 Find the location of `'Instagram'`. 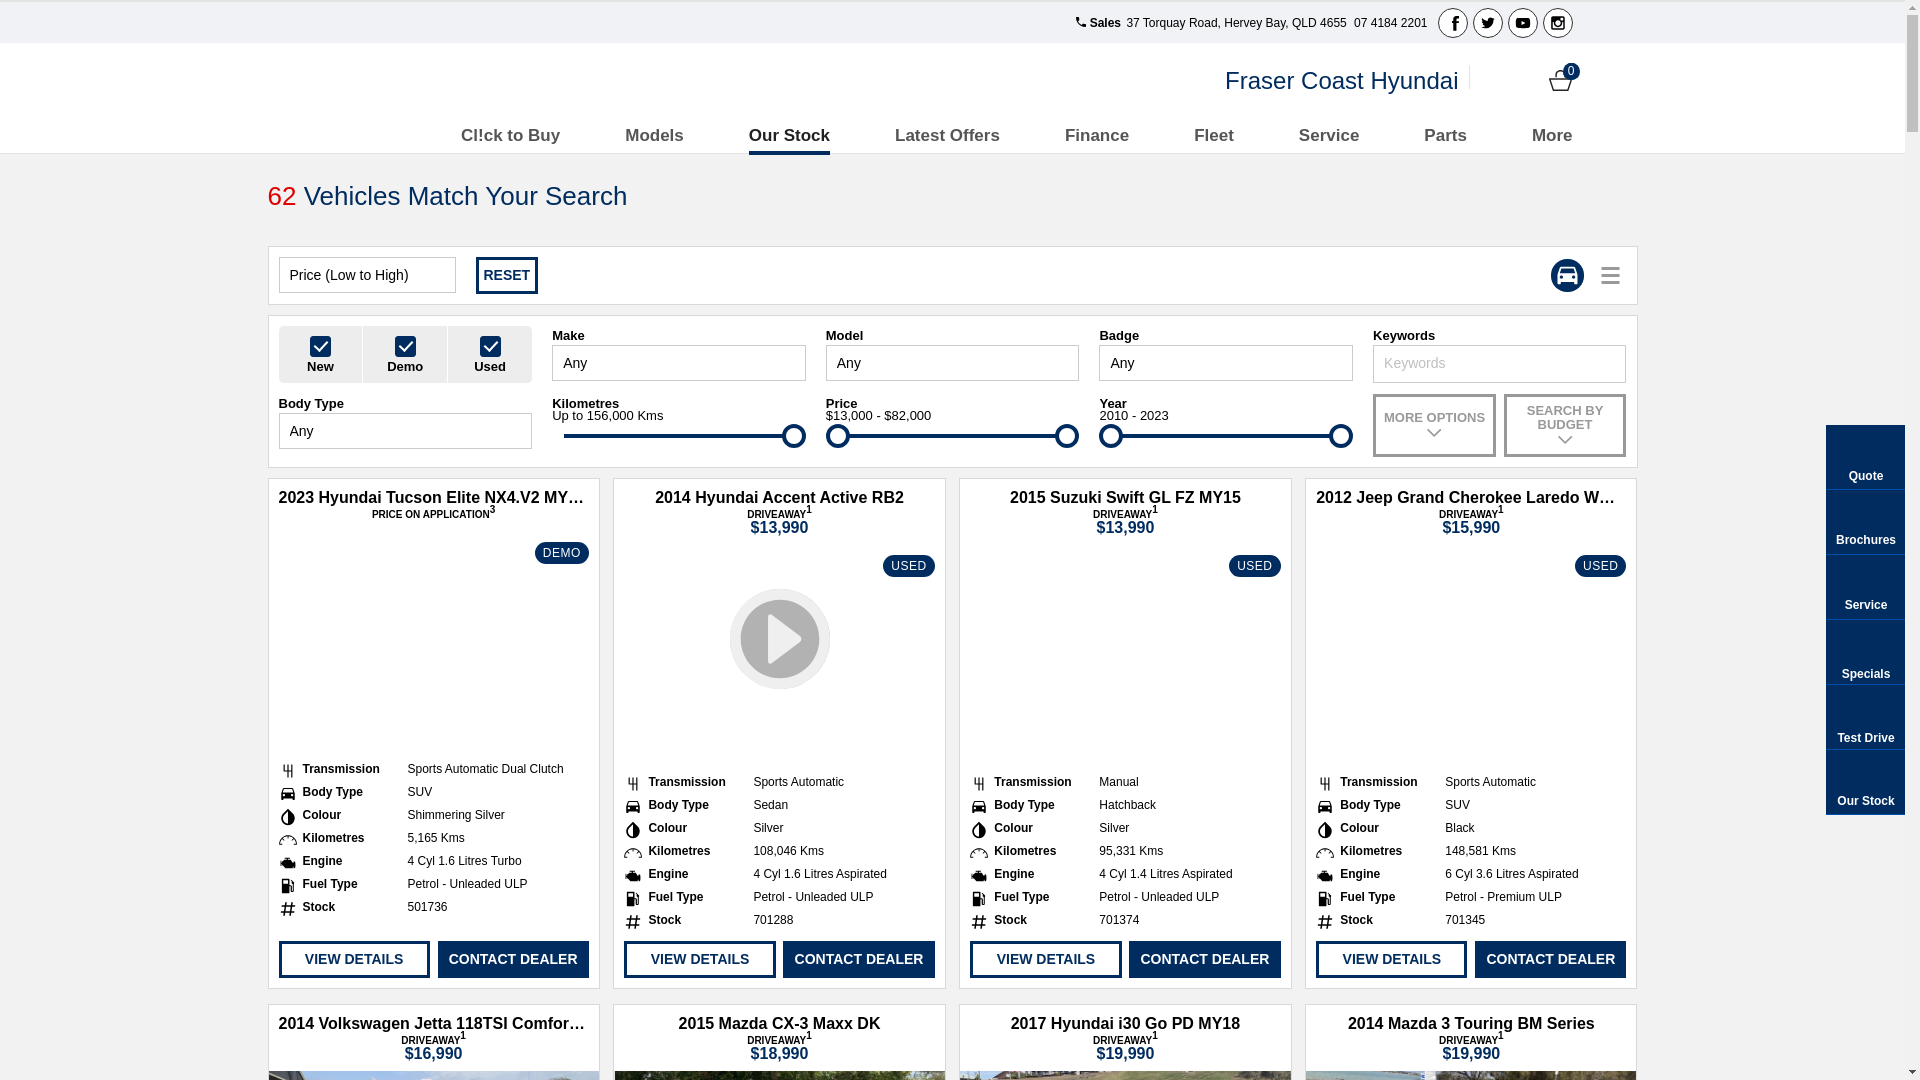

'Instagram' is located at coordinates (1555, 23).